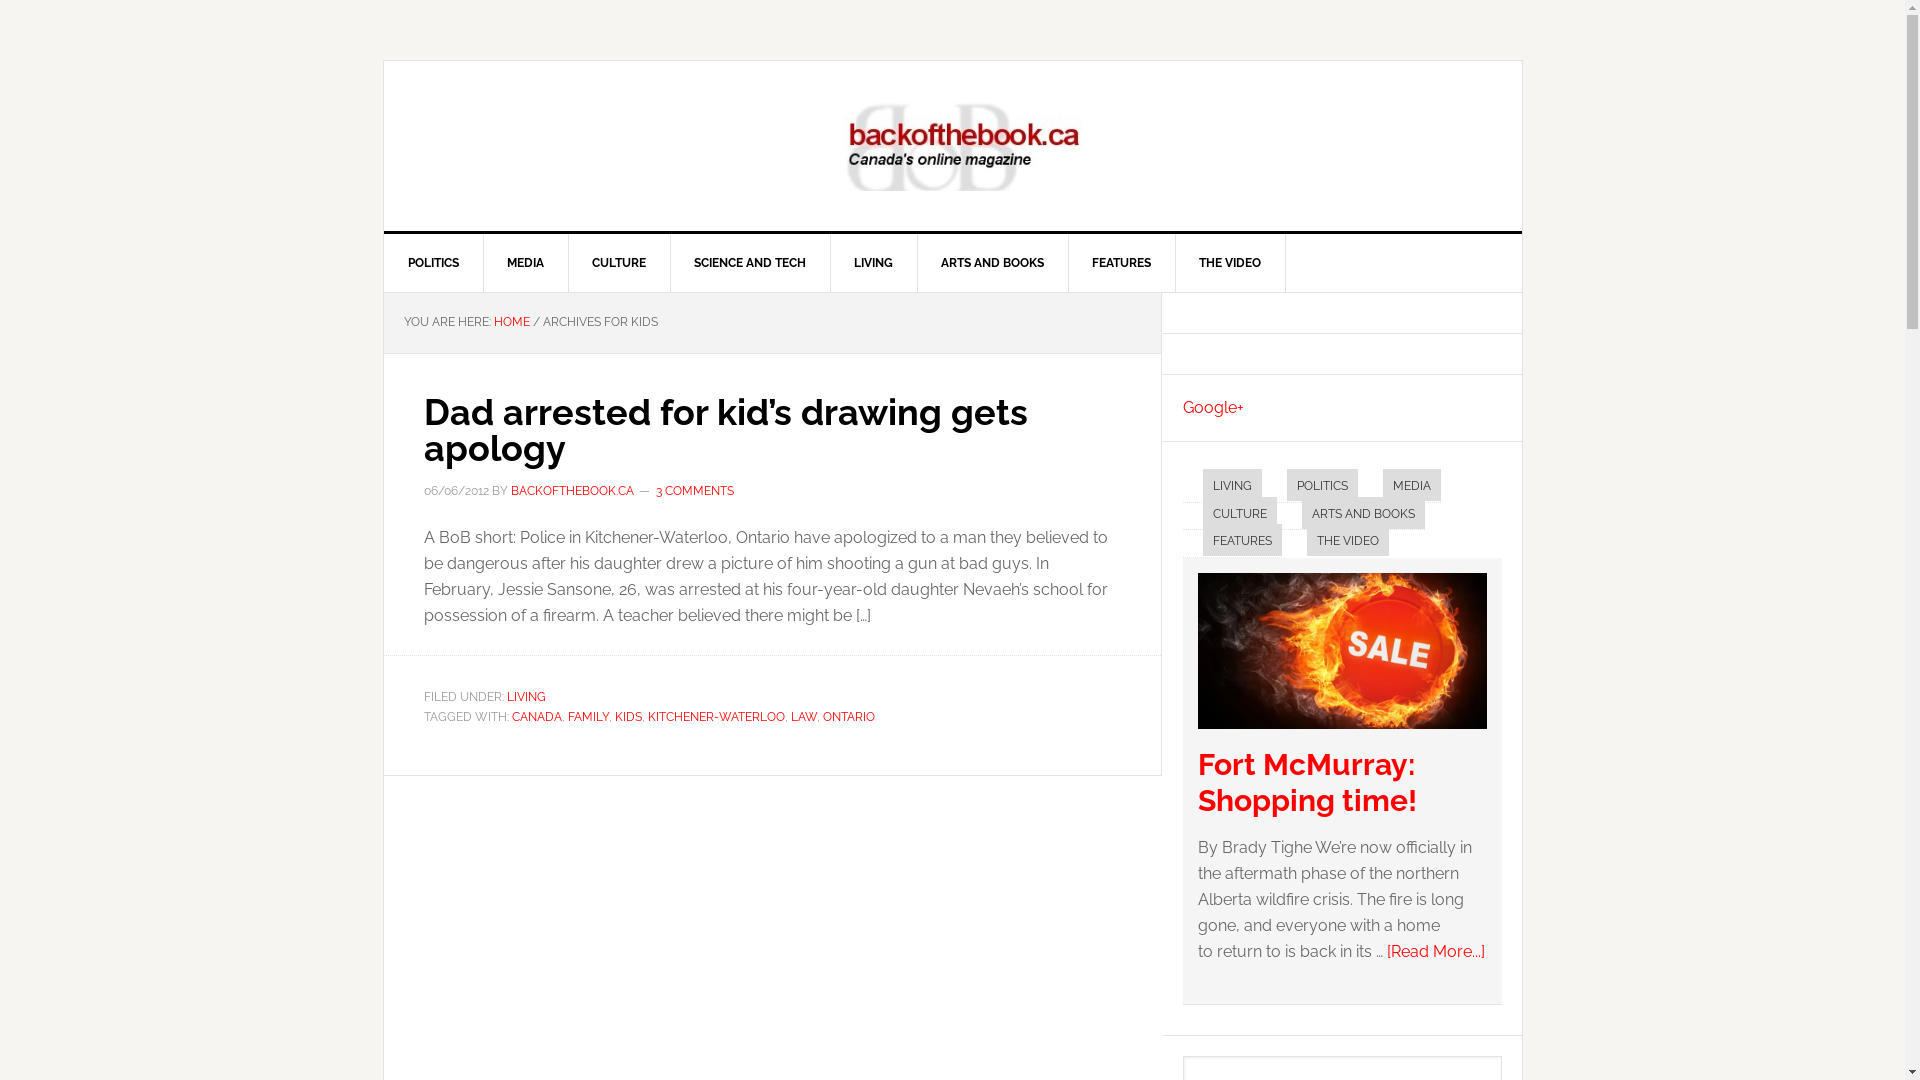  I want to click on 'HOME', so click(512, 320).